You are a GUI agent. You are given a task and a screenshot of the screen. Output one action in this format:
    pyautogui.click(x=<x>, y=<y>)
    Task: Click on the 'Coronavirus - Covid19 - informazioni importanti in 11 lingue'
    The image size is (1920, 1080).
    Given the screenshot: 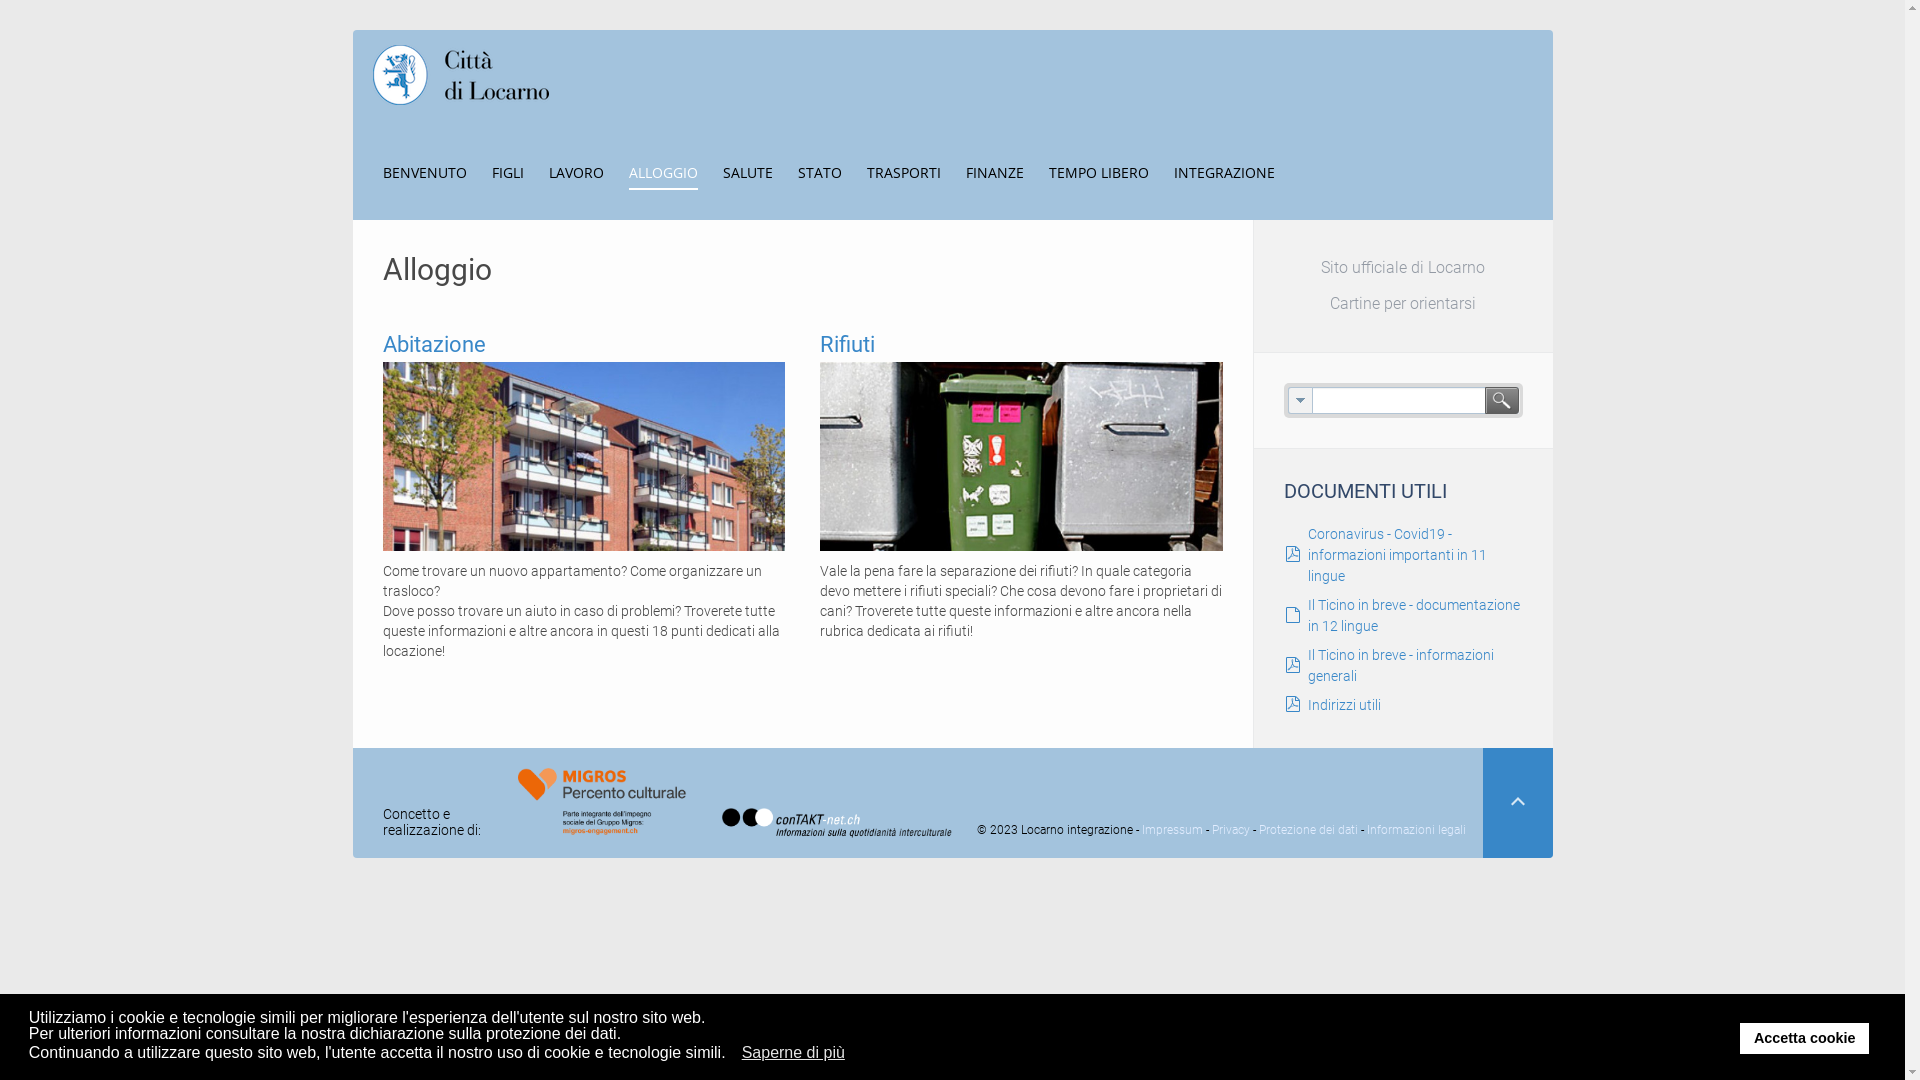 What is the action you would take?
    pyautogui.click(x=1396, y=555)
    